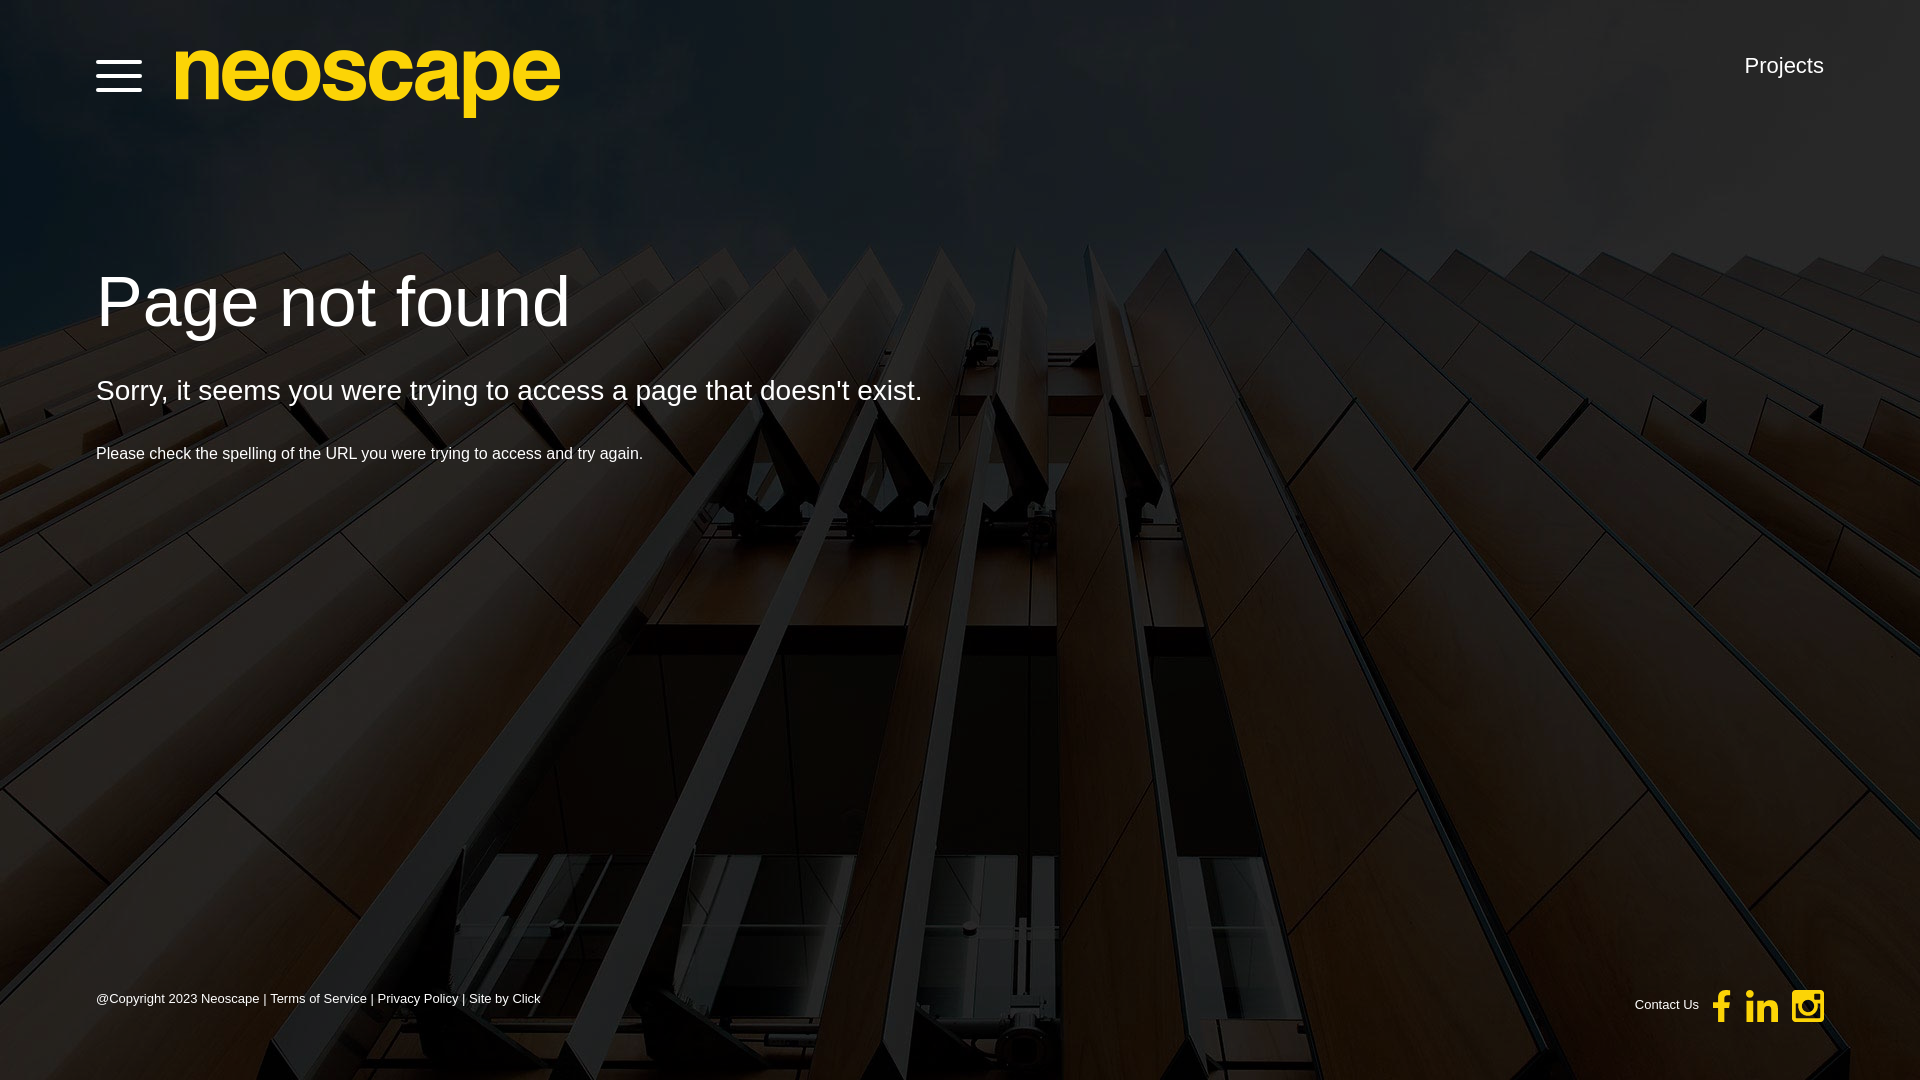 Image resolution: width=1920 pixels, height=1080 pixels. What do you see at coordinates (317, 998) in the screenshot?
I see `'Terms of Service'` at bounding box center [317, 998].